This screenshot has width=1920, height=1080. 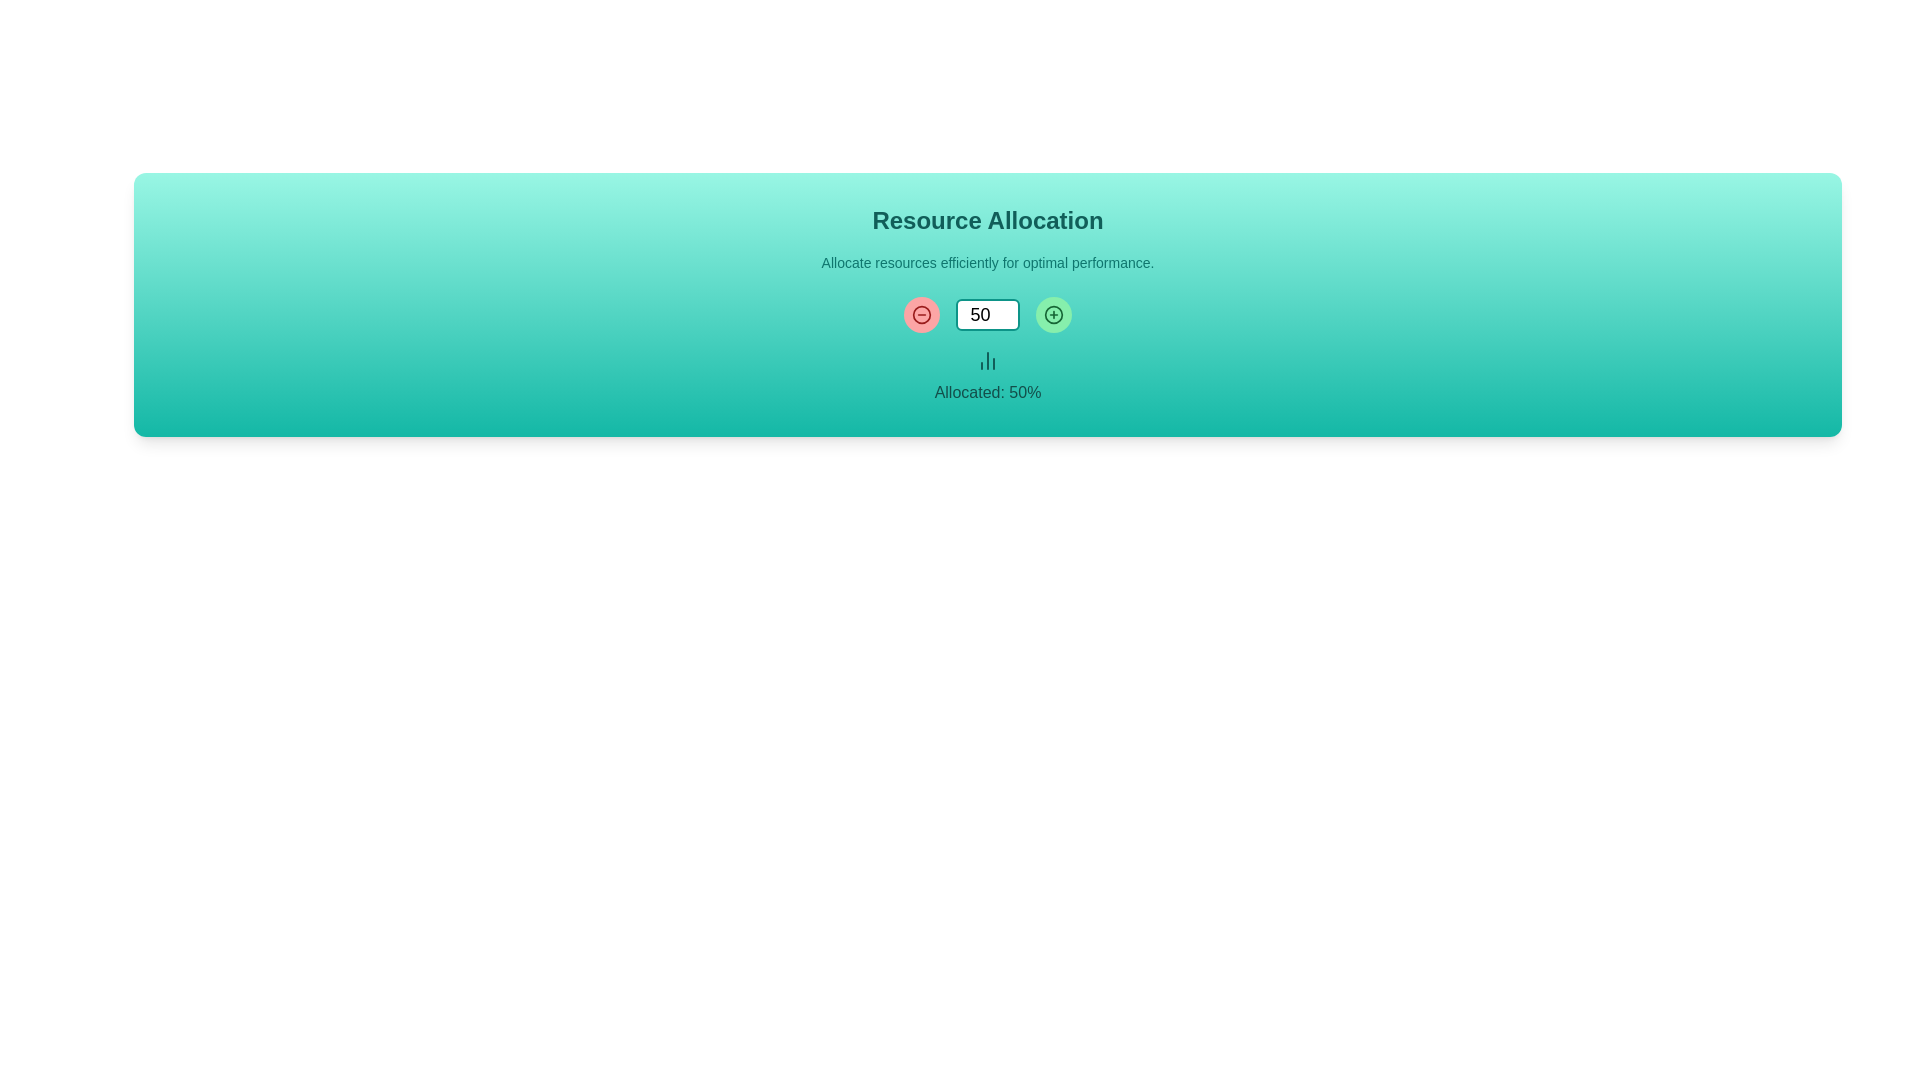 What do you see at coordinates (920, 315) in the screenshot?
I see `the circular red minus icon button located to the left of the numerical input field under the 'Resource Allocation' heading` at bounding box center [920, 315].